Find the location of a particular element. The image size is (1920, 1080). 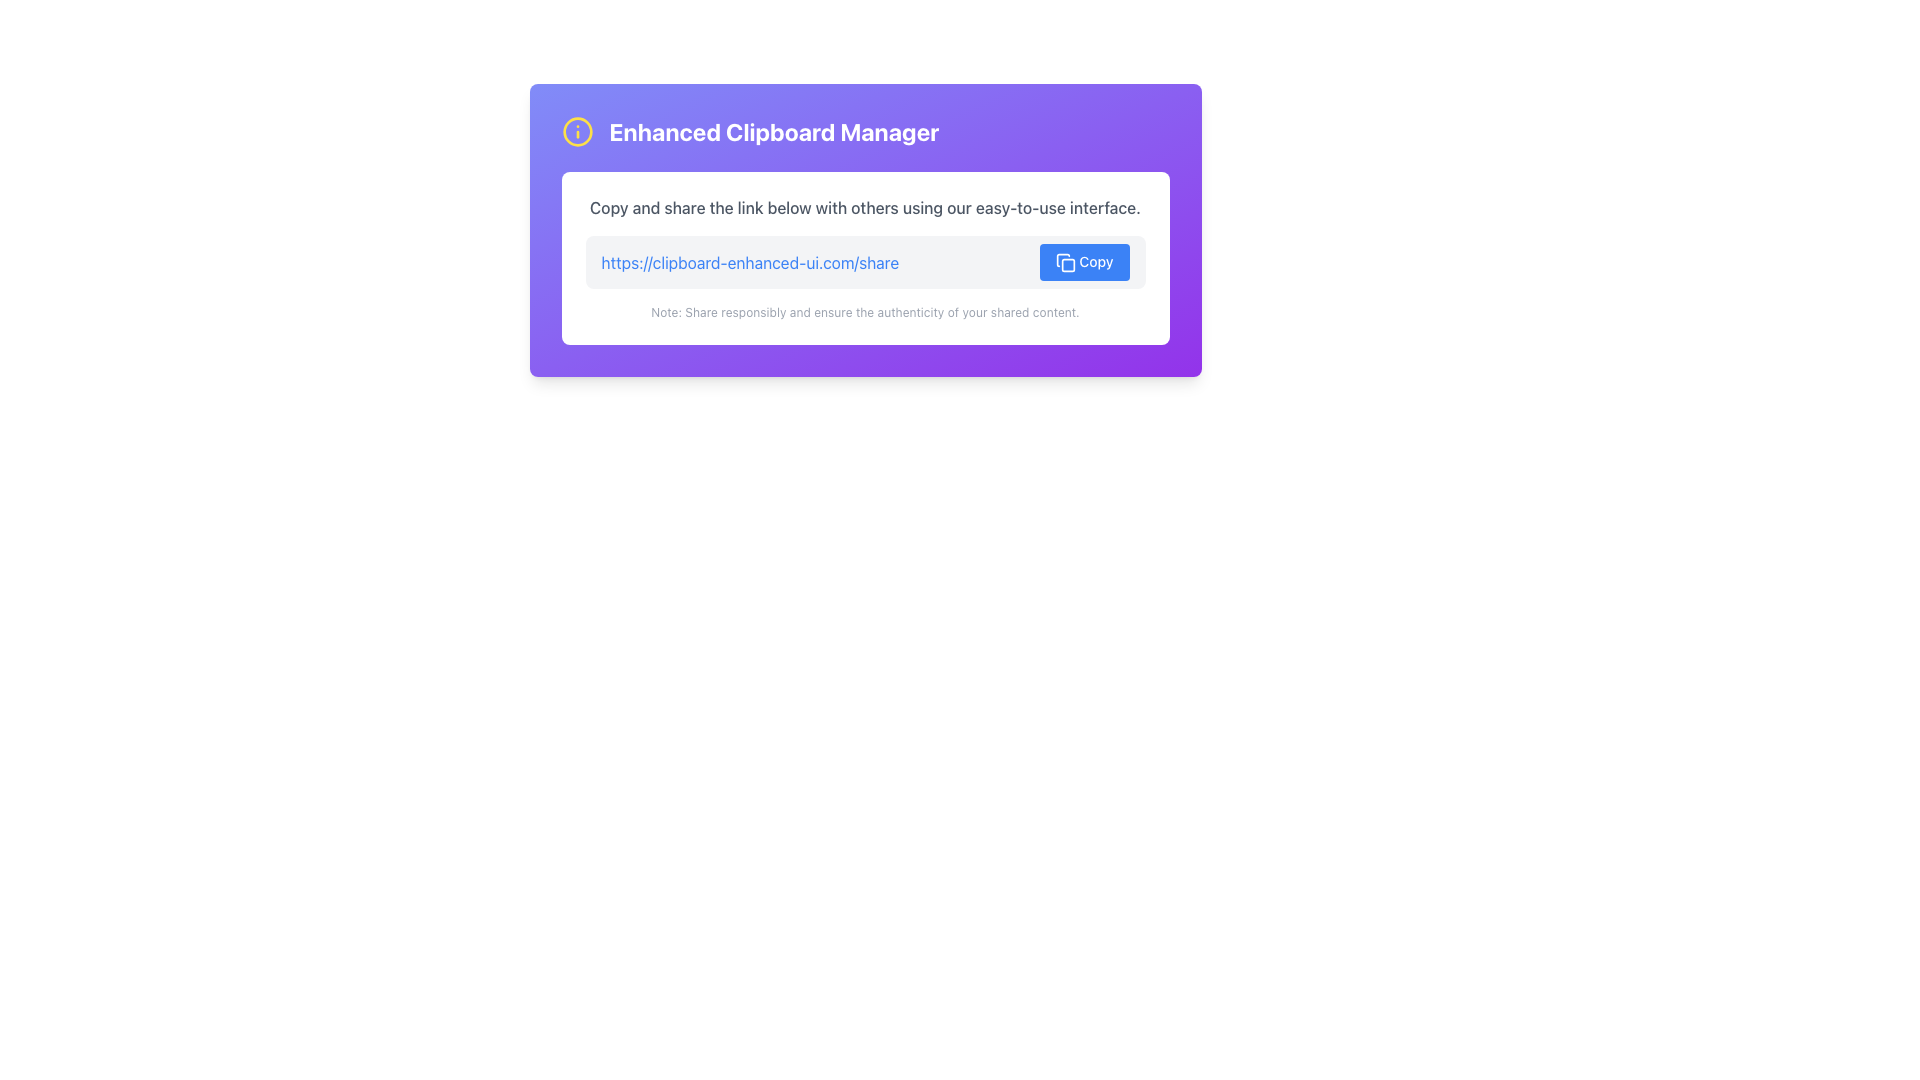

the small, square-shaped icon associated with the action of duplicating or copying content, which is located within the blue 'Copy' button is located at coordinates (1064, 262).